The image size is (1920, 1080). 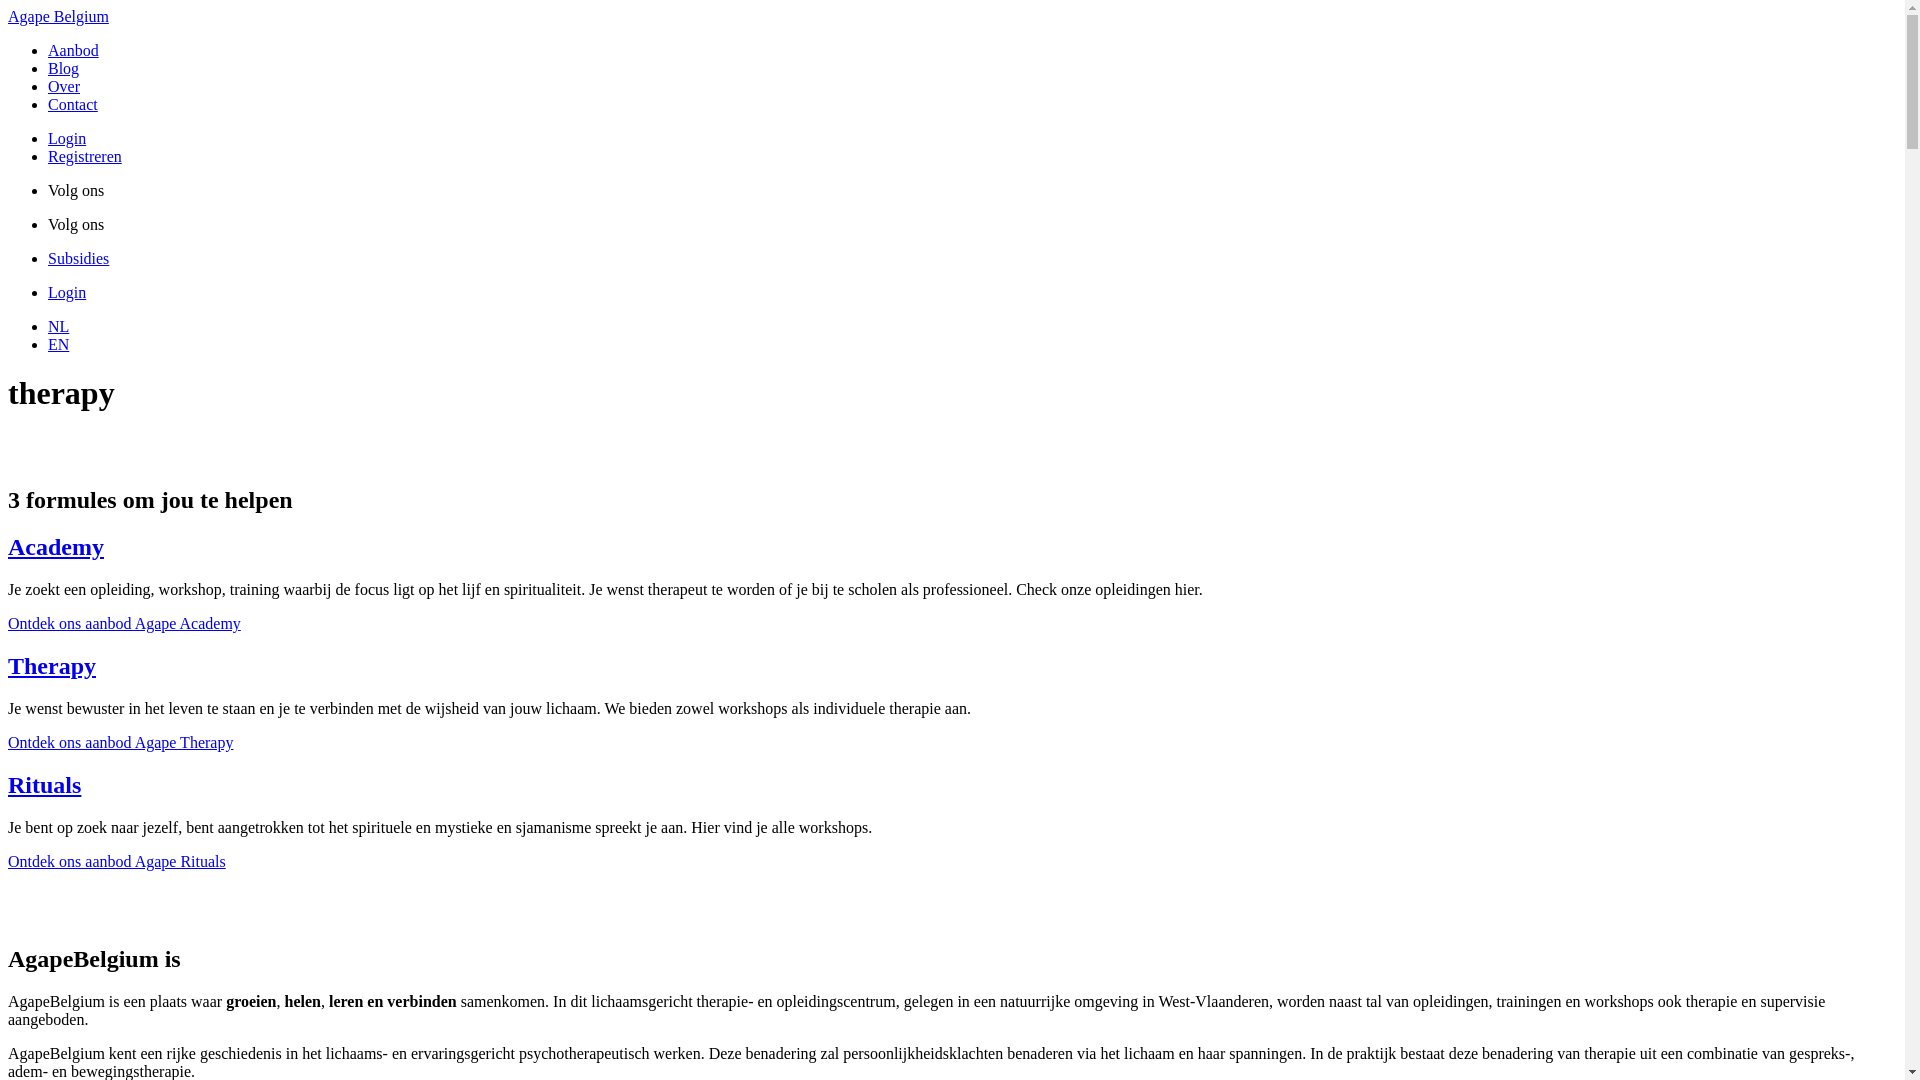 I want to click on 'Rituals', so click(x=44, y=784).